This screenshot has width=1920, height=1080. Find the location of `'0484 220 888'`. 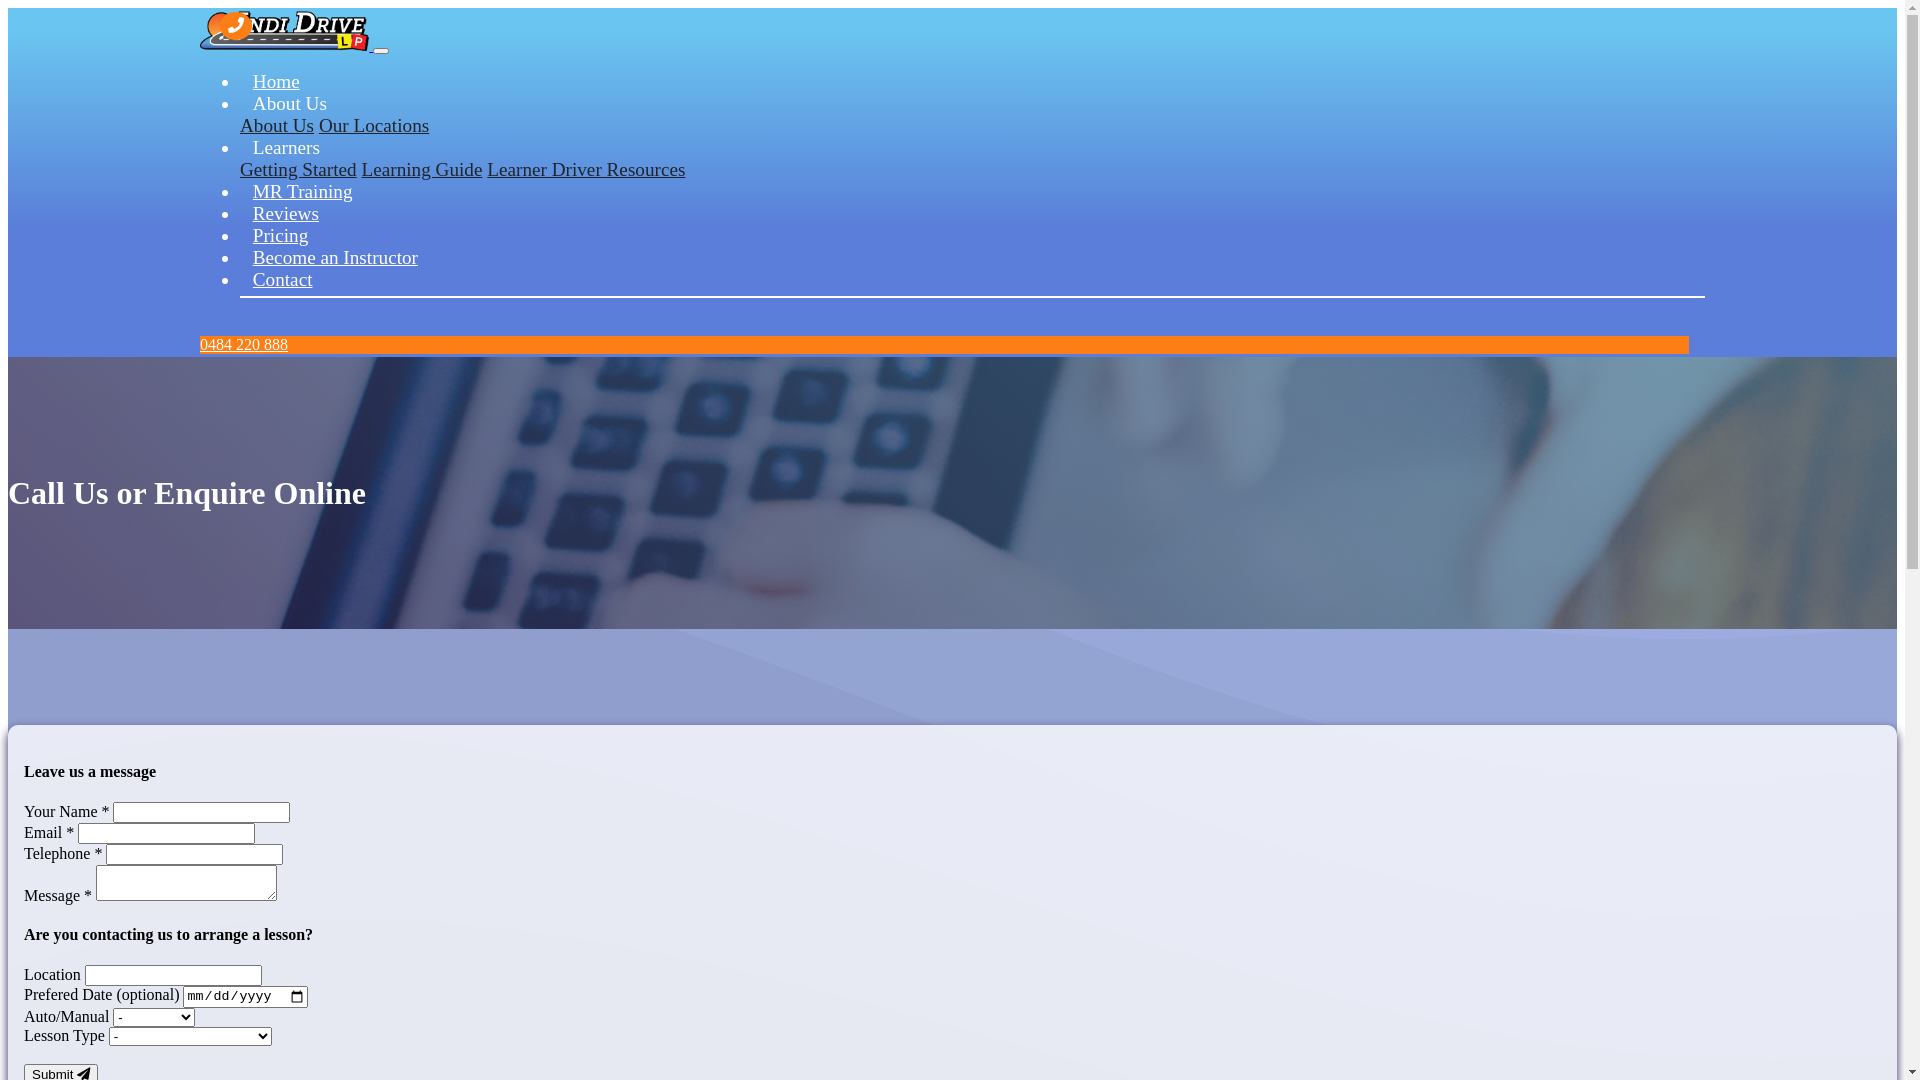

'0484 220 888' is located at coordinates (243, 343).